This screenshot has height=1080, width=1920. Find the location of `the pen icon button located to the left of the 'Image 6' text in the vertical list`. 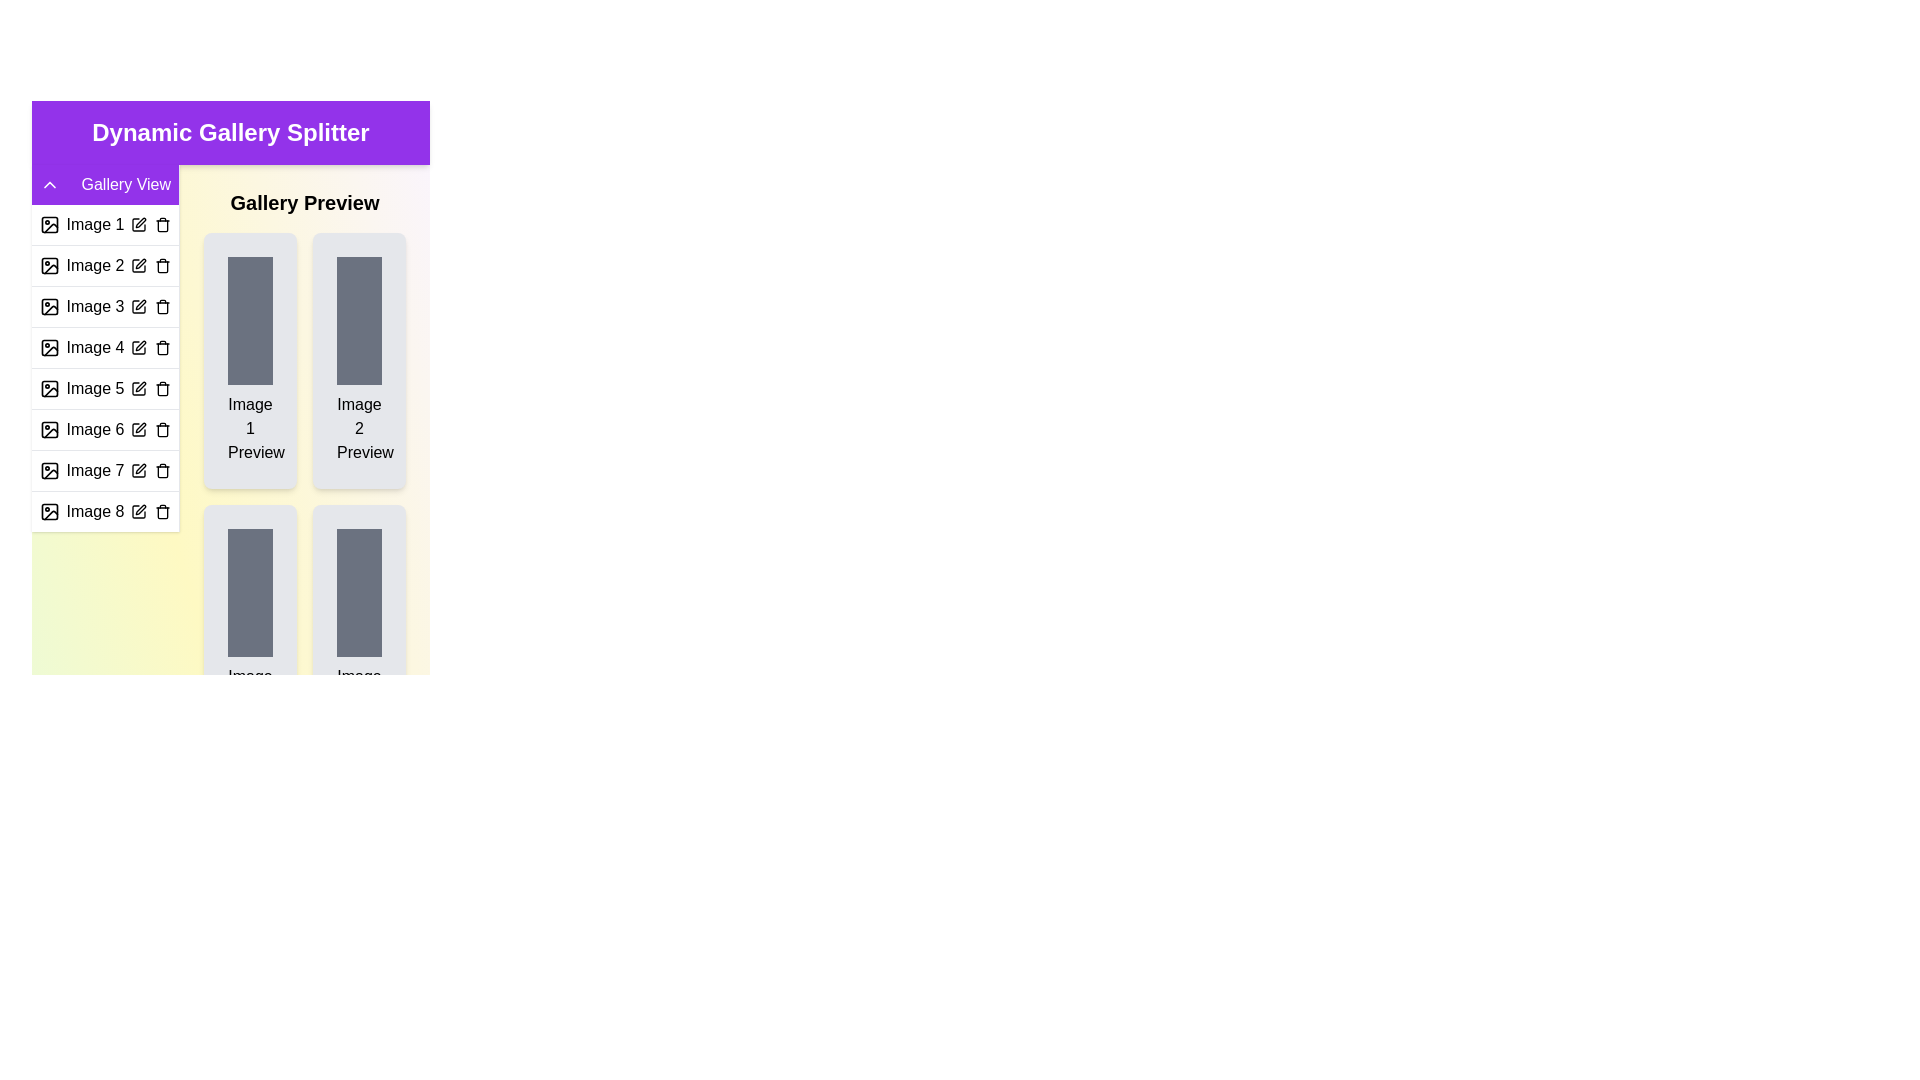

the pen icon button located to the left of the 'Image 6' text in the vertical list is located at coordinates (138, 428).